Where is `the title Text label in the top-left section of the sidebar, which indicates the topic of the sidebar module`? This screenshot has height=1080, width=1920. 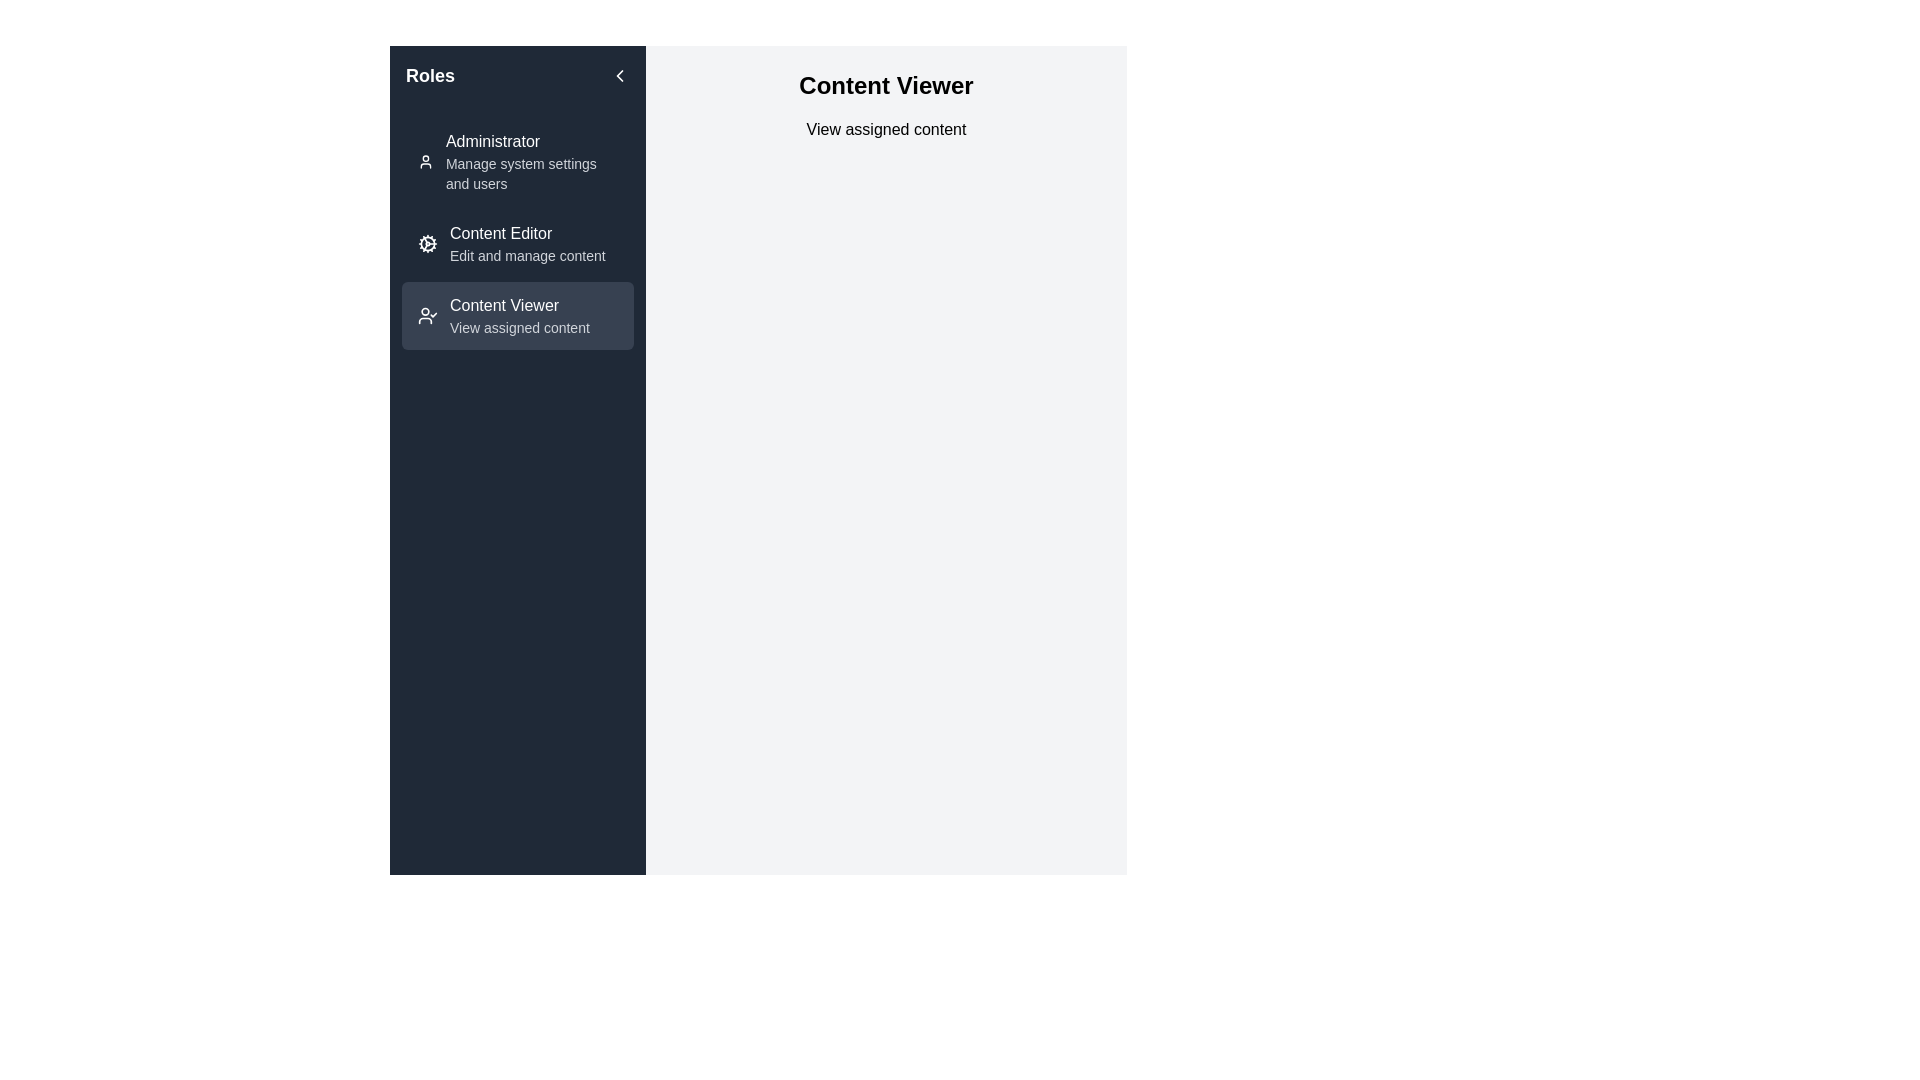
the title Text label in the top-left section of the sidebar, which indicates the topic of the sidebar module is located at coordinates (429, 75).